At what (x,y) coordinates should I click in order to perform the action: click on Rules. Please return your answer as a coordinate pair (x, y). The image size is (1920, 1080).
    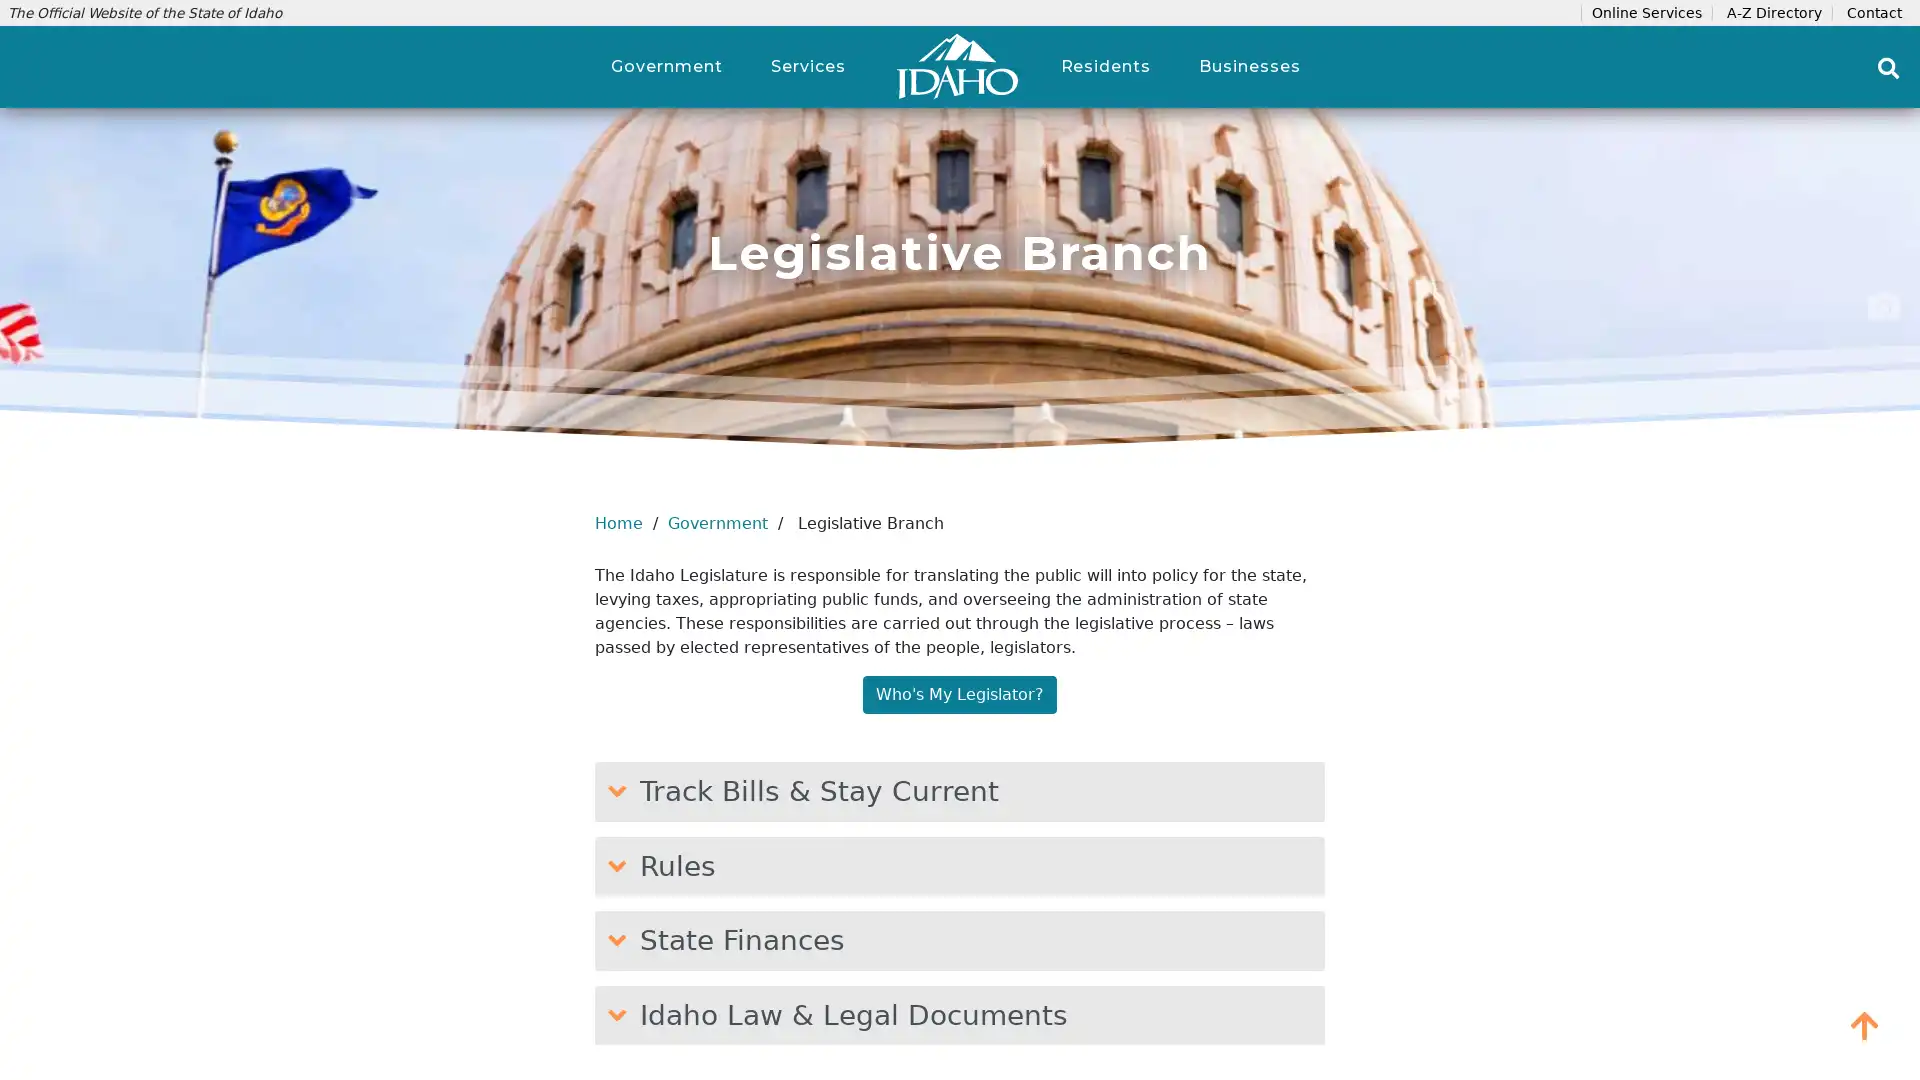
    Looking at the image, I should click on (960, 865).